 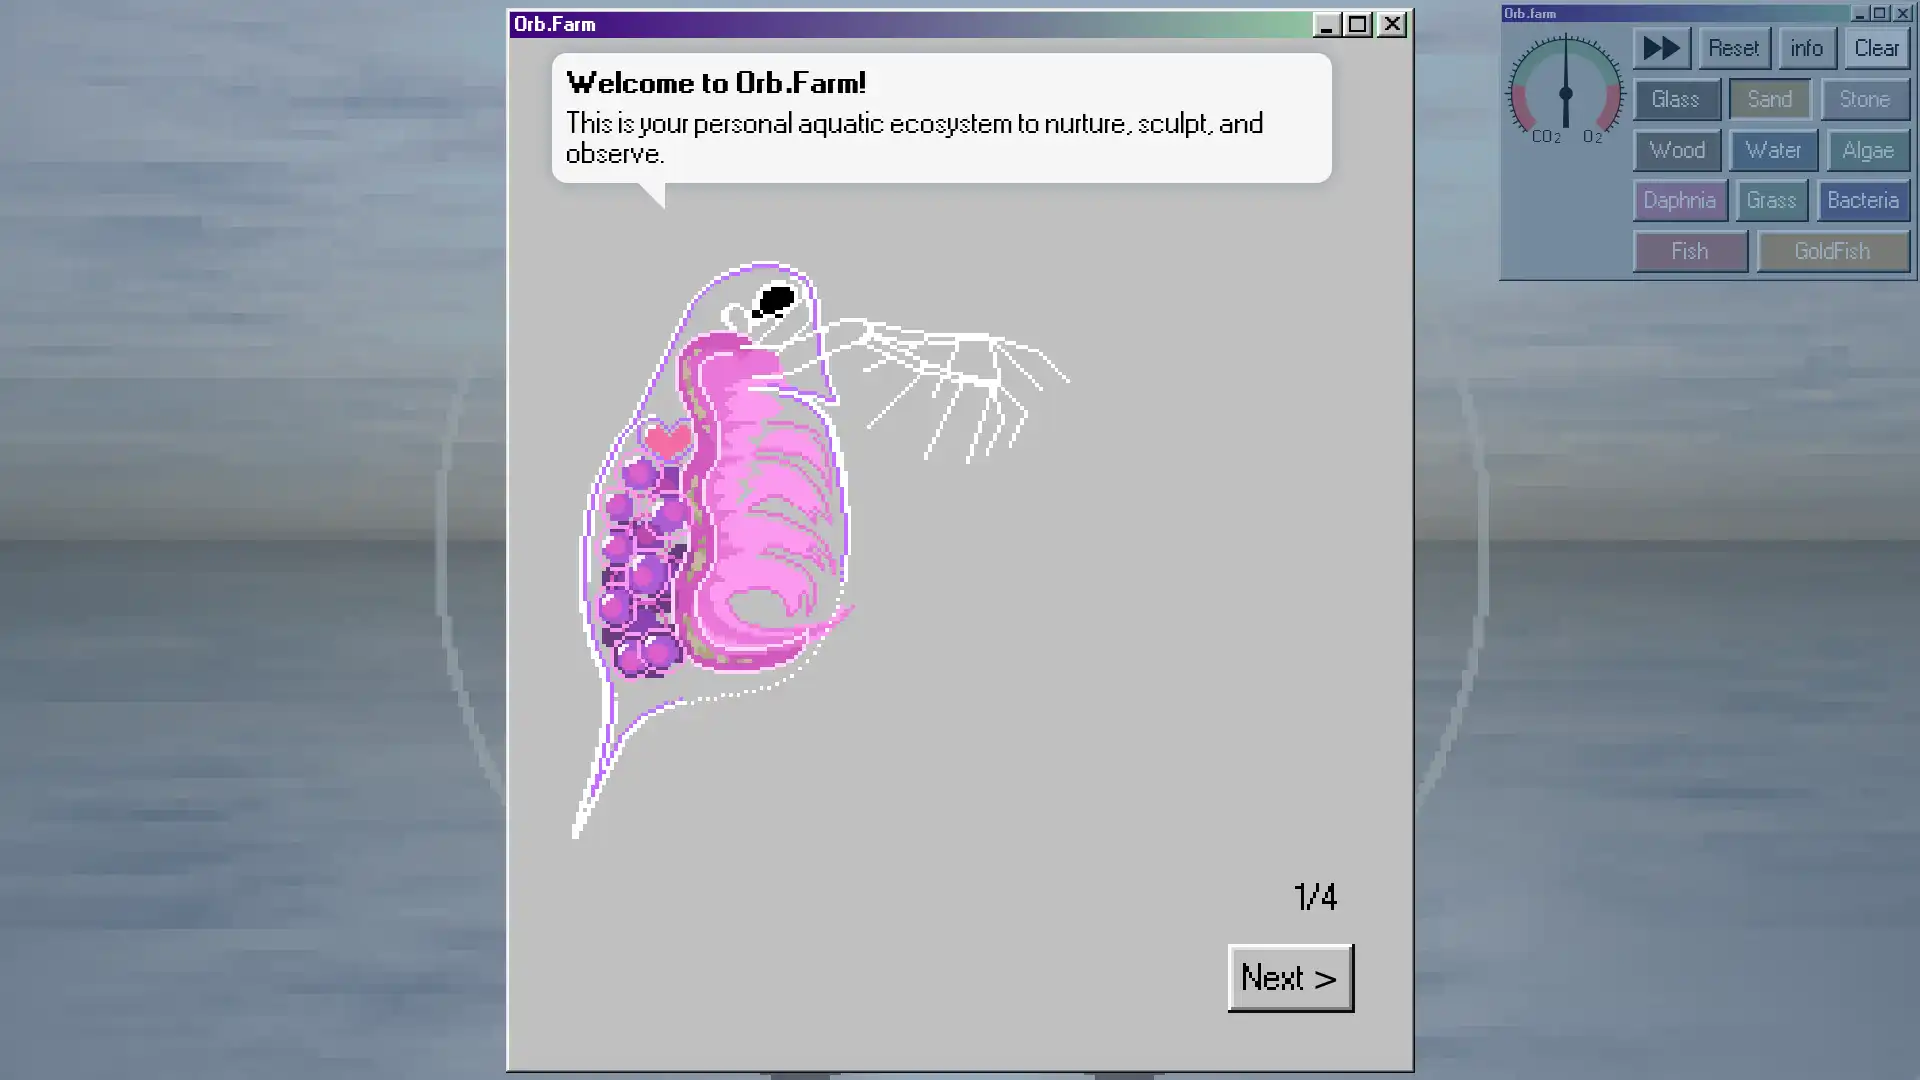 I want to click on Maximize, so click(x=1503, y=10).